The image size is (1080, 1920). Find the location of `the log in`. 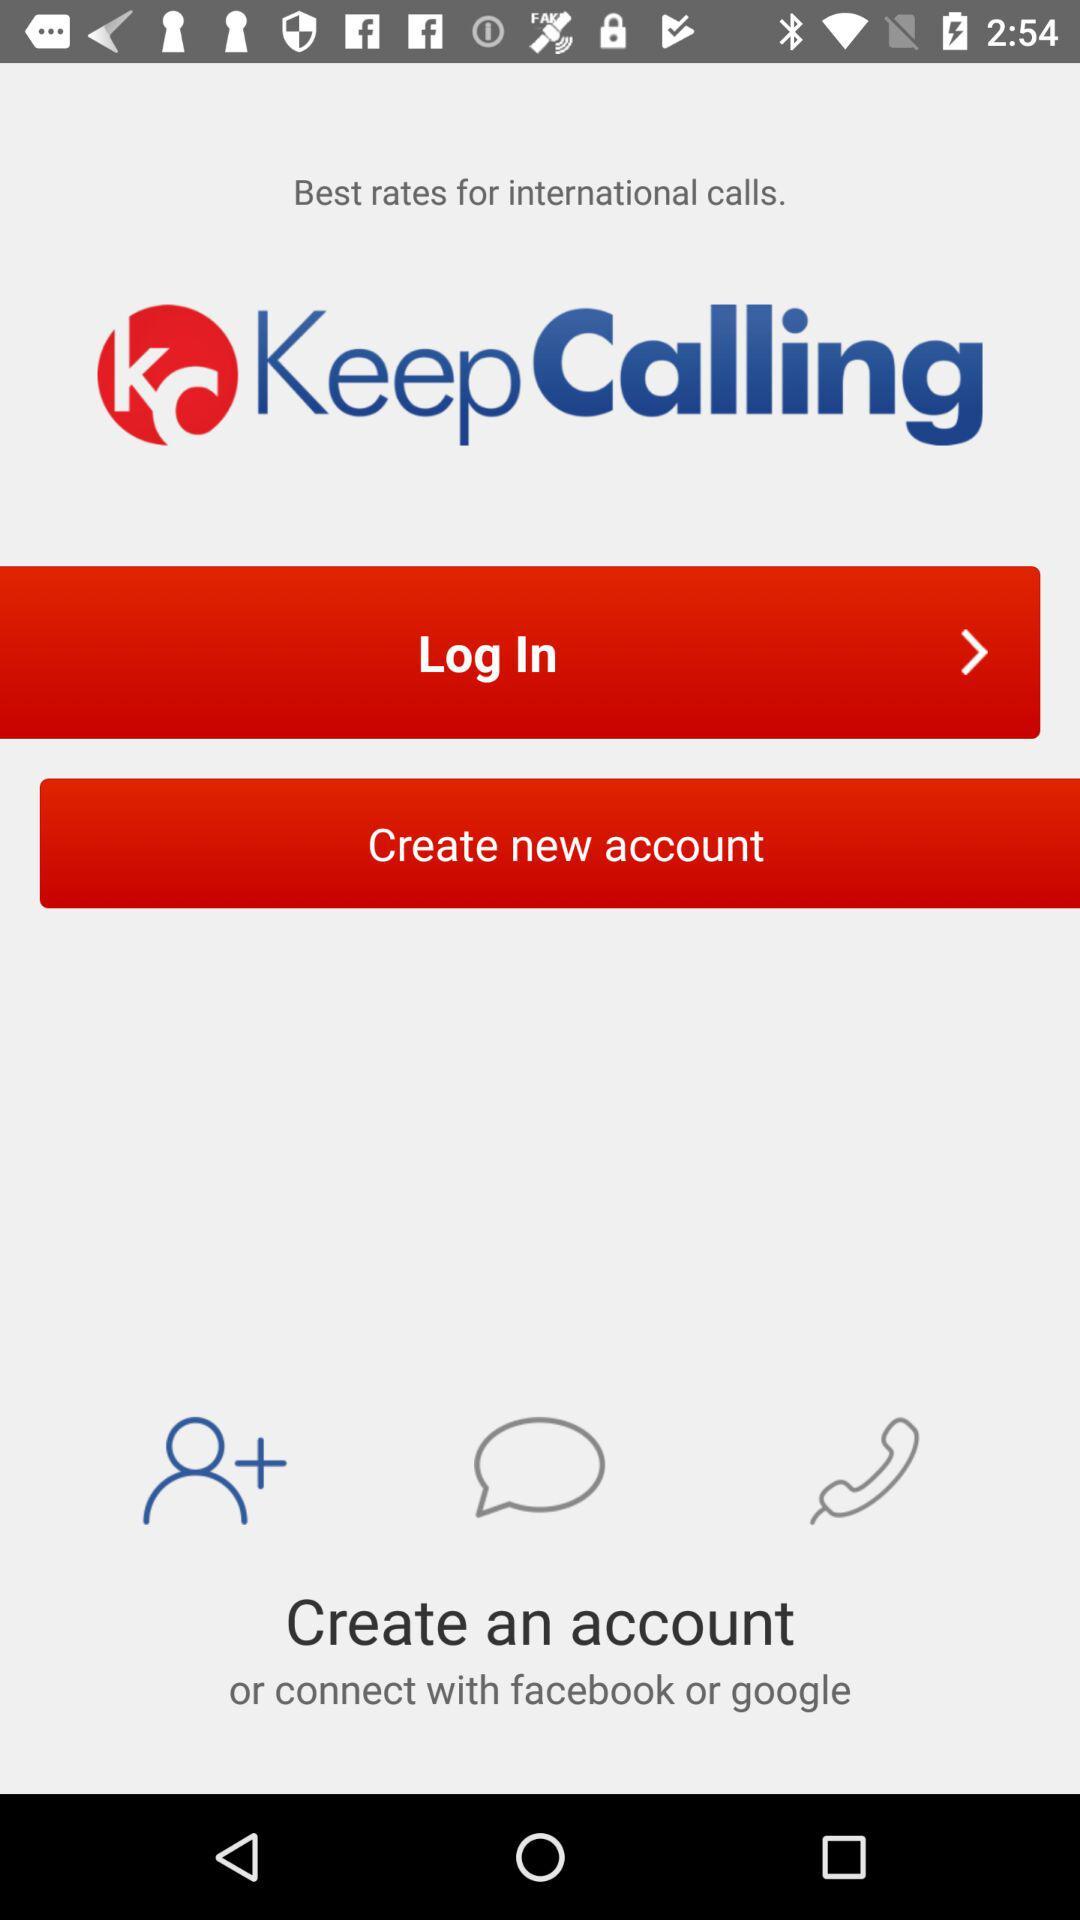

the log in is located at coordinates (493, 652).